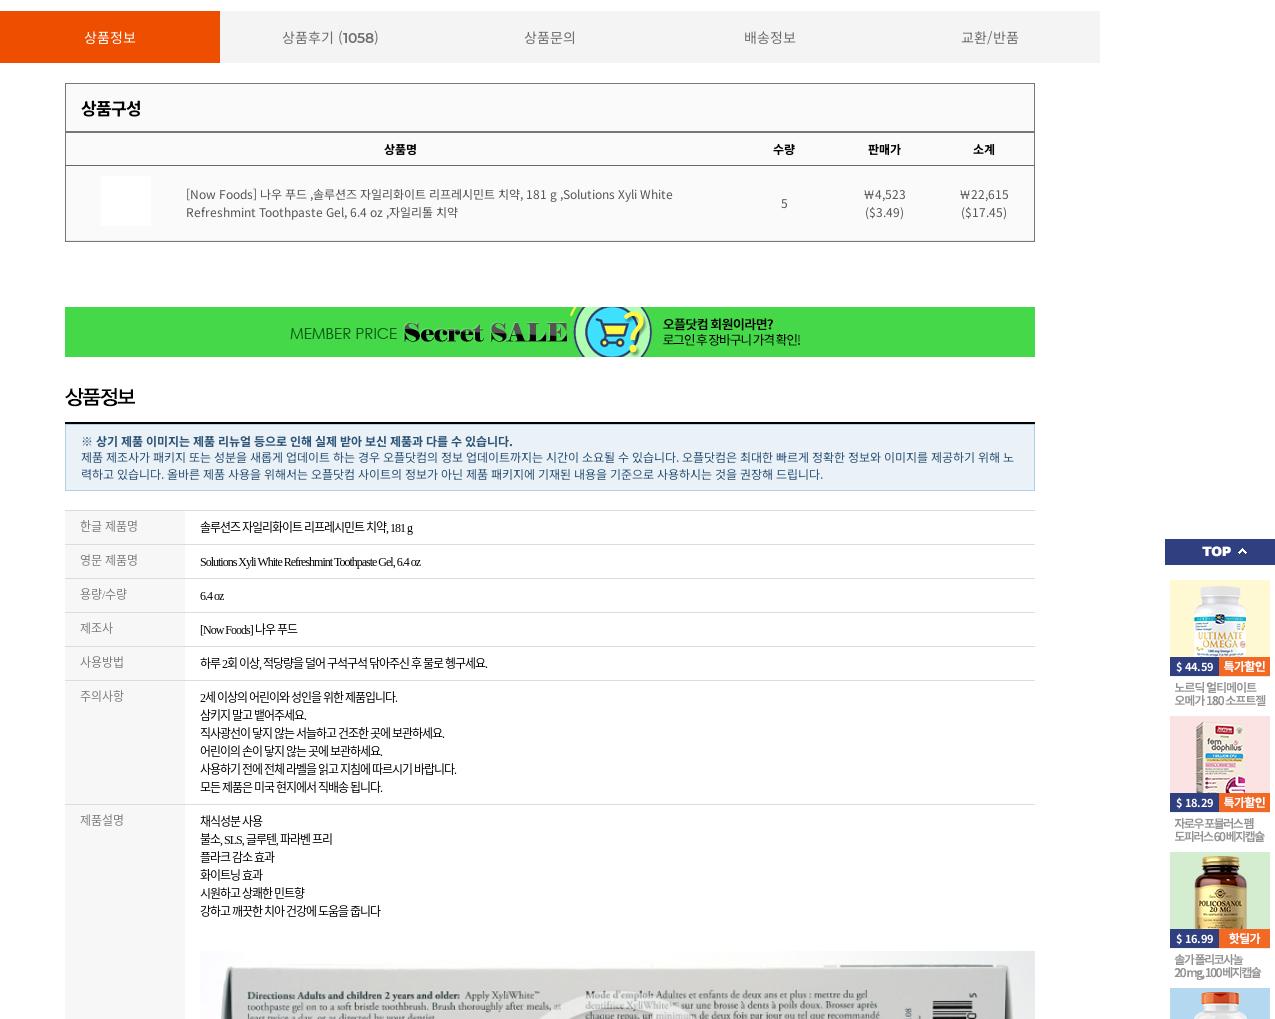 Image resolution: width=1275 pixels, height=1019 pixels. What do you see at coordinates (311, 35) in the screenshot?
I see `'상품후기 ('` at bounding box center [311, 35].